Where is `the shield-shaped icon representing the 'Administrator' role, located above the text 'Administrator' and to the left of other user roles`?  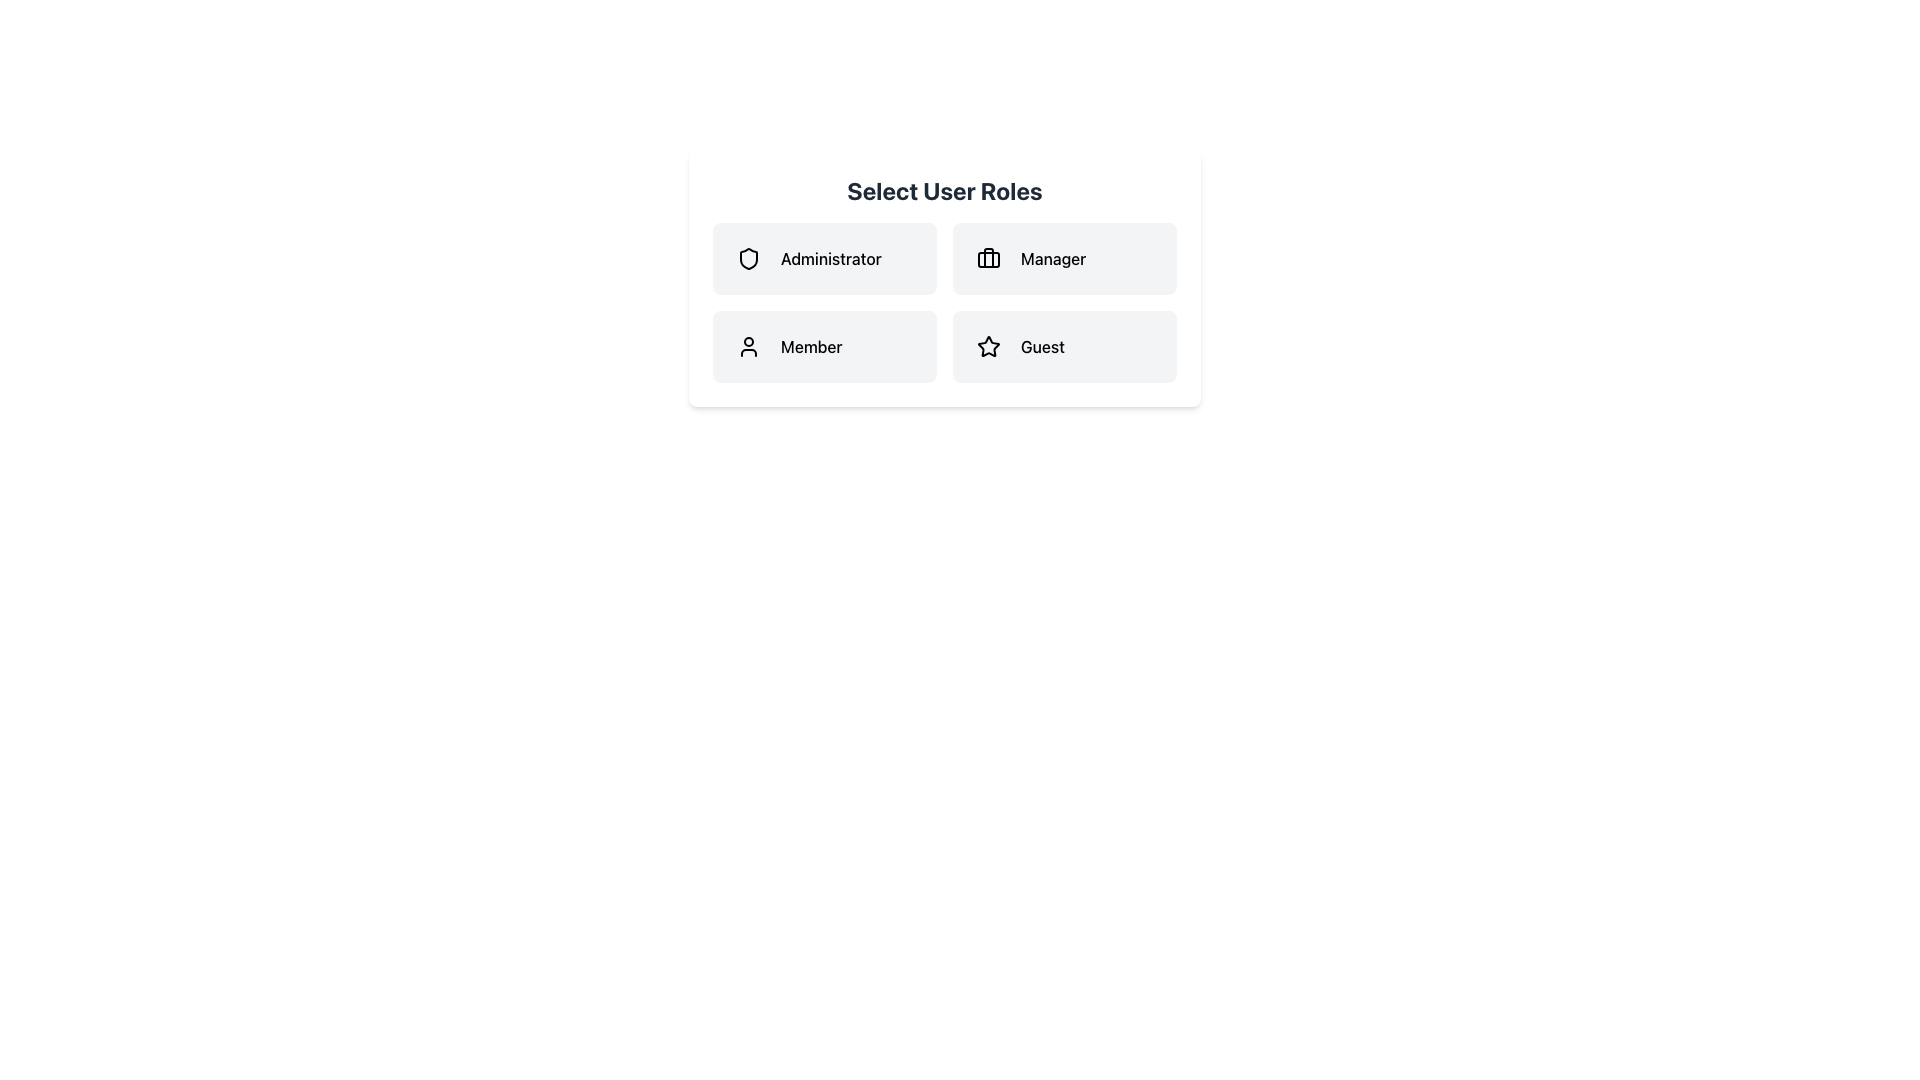 the shield-shaped icon representing the 'Administrator' role, located above the text 'Administrator' and to the left of other user roles is located at coordinates (747, 257).